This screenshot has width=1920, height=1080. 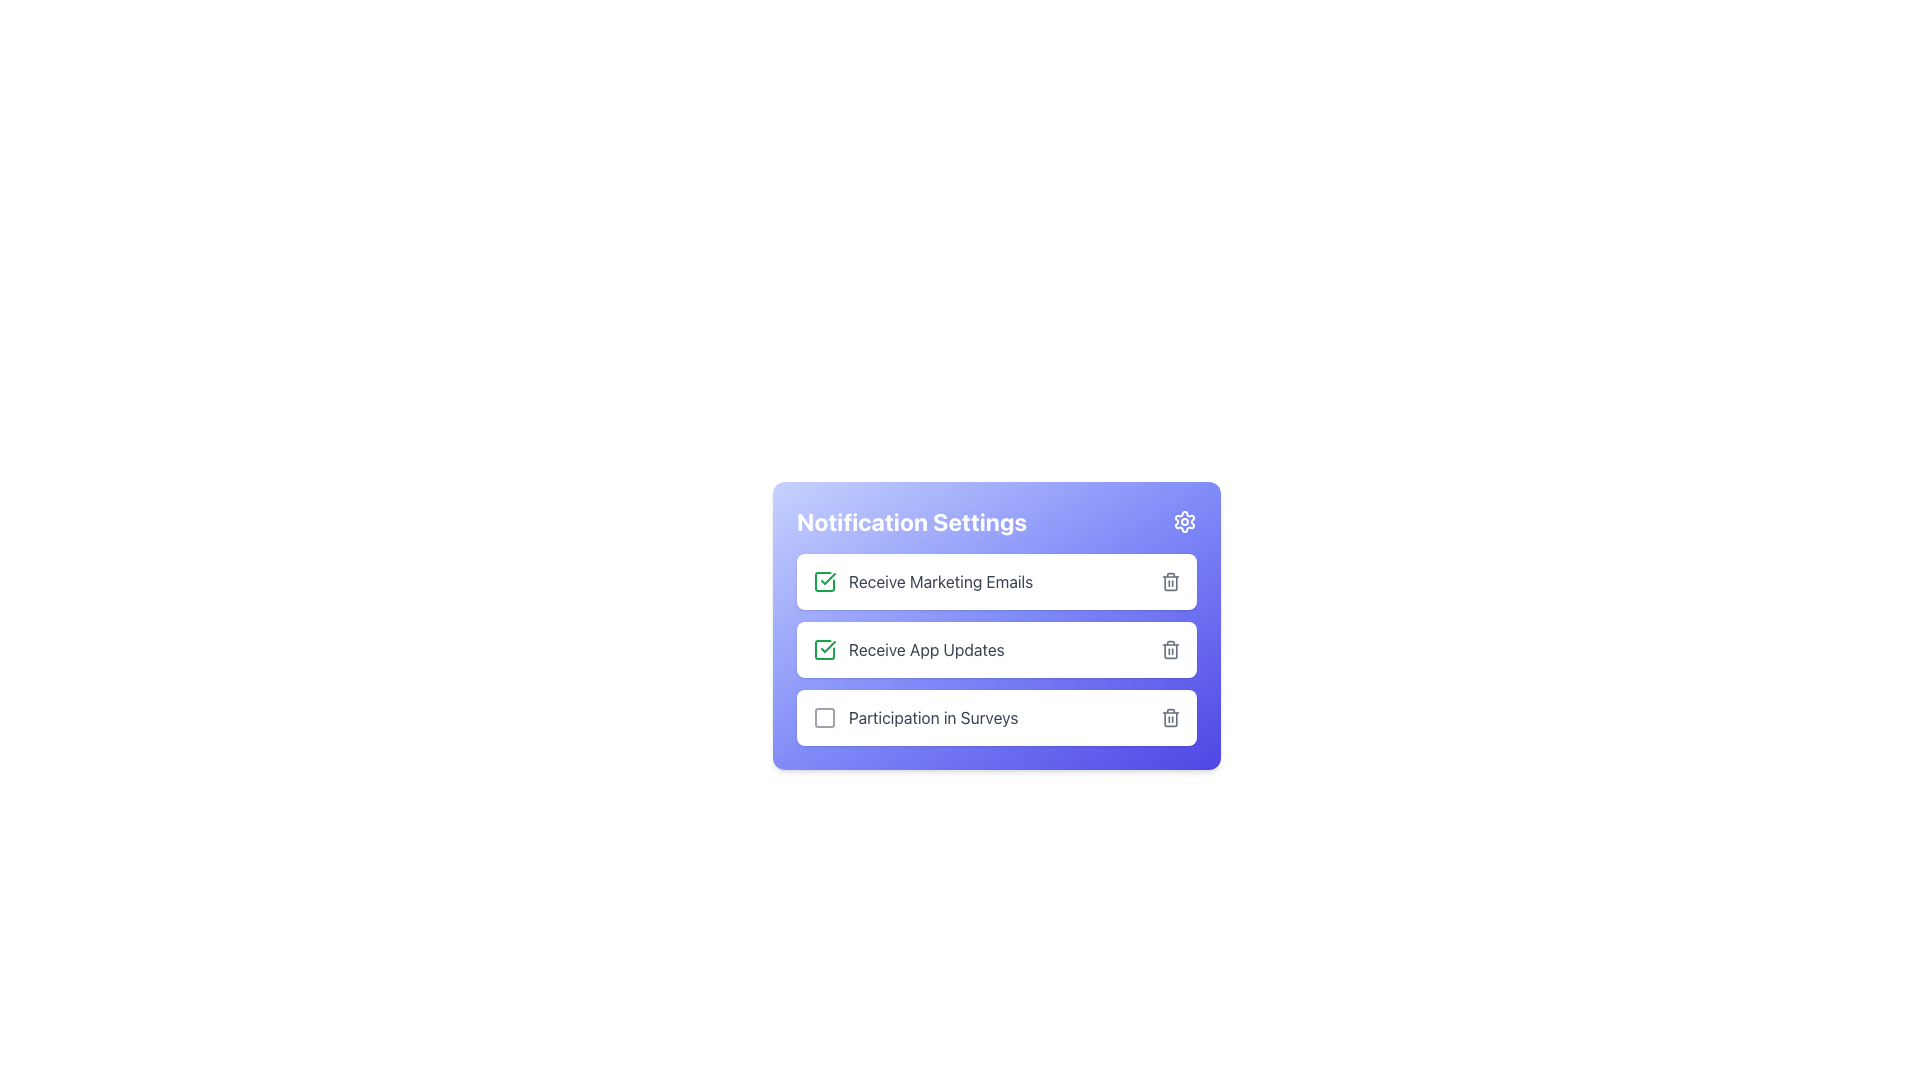 What do you see at coordinates (997, 520) in the screenshot?
I see `the Text Display that introduces the notification settings section, located above the list of options including 'Receive Marketing Emails'` at bounding box center [997, 520].